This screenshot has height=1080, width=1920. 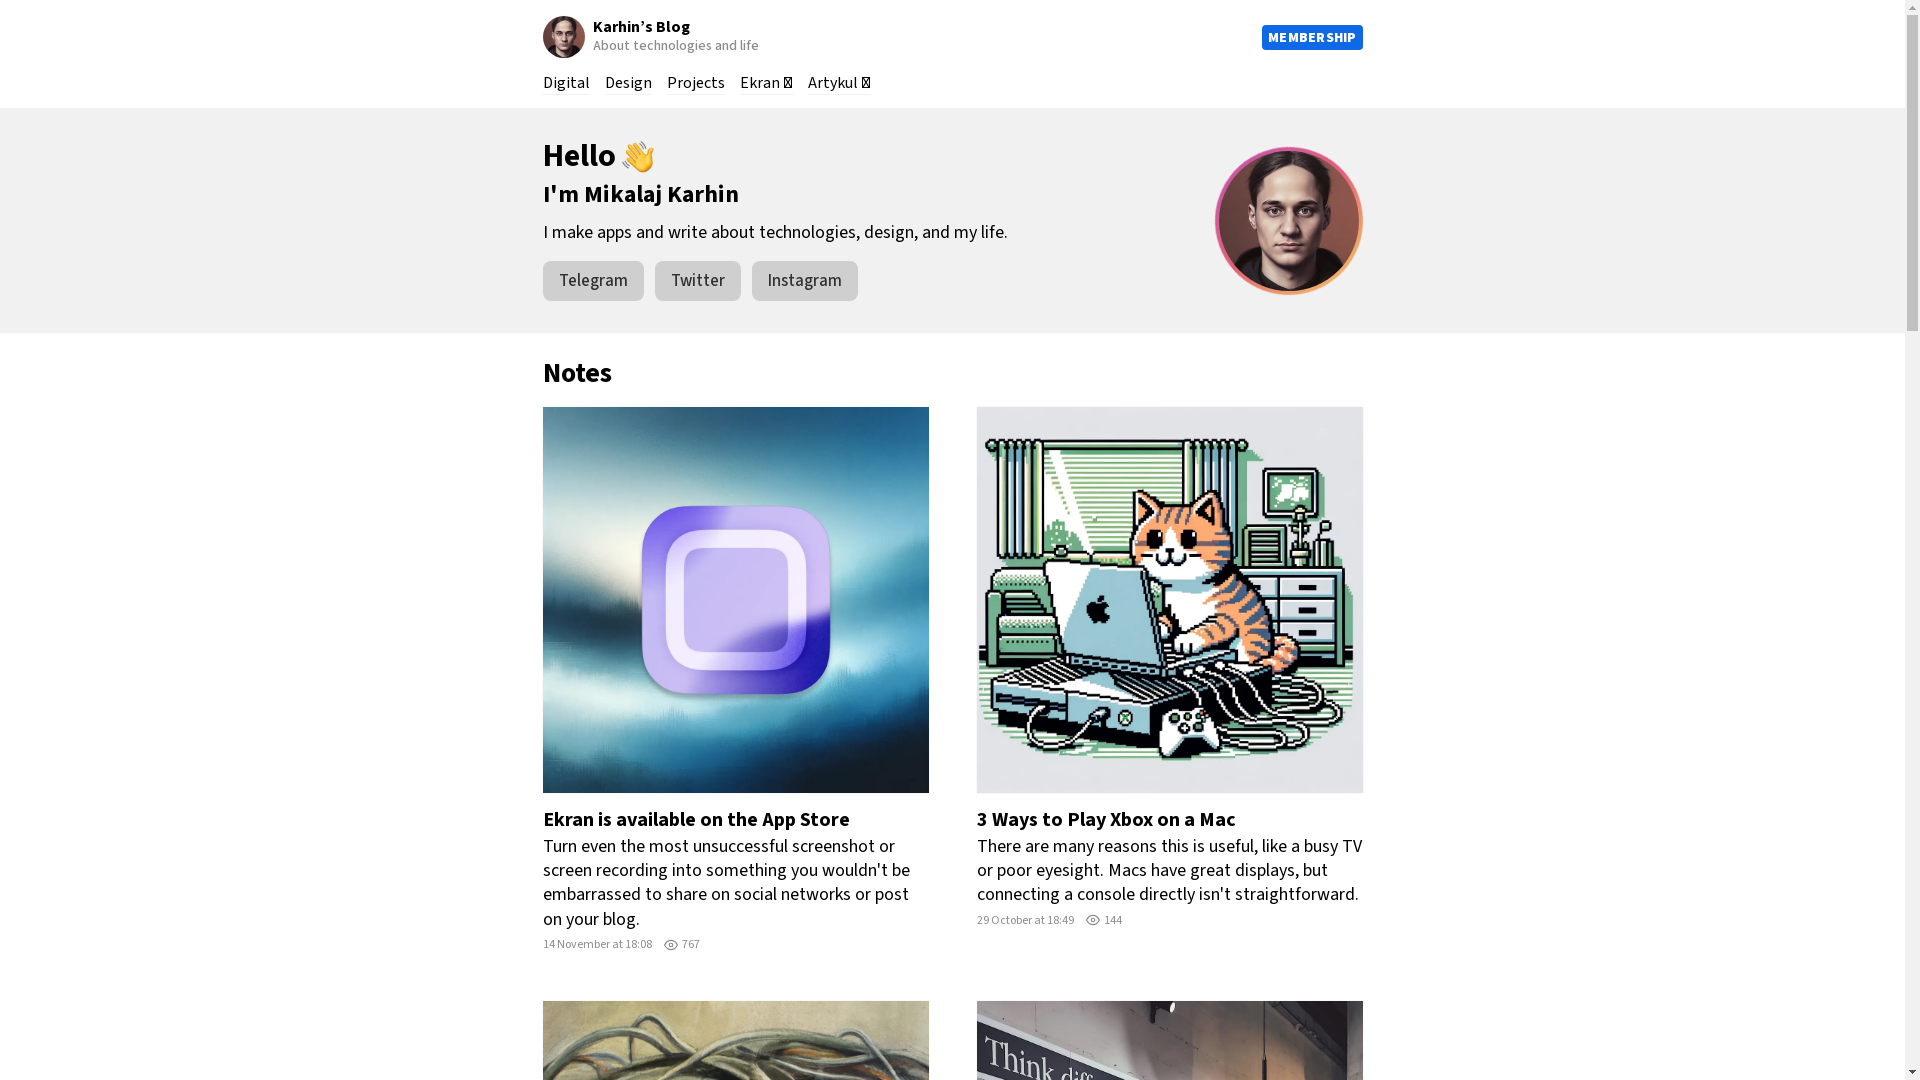 What do you see at coordinates (695, 82) in the screenshot?
I see `'Projects'` at bounding box center [695, 82].